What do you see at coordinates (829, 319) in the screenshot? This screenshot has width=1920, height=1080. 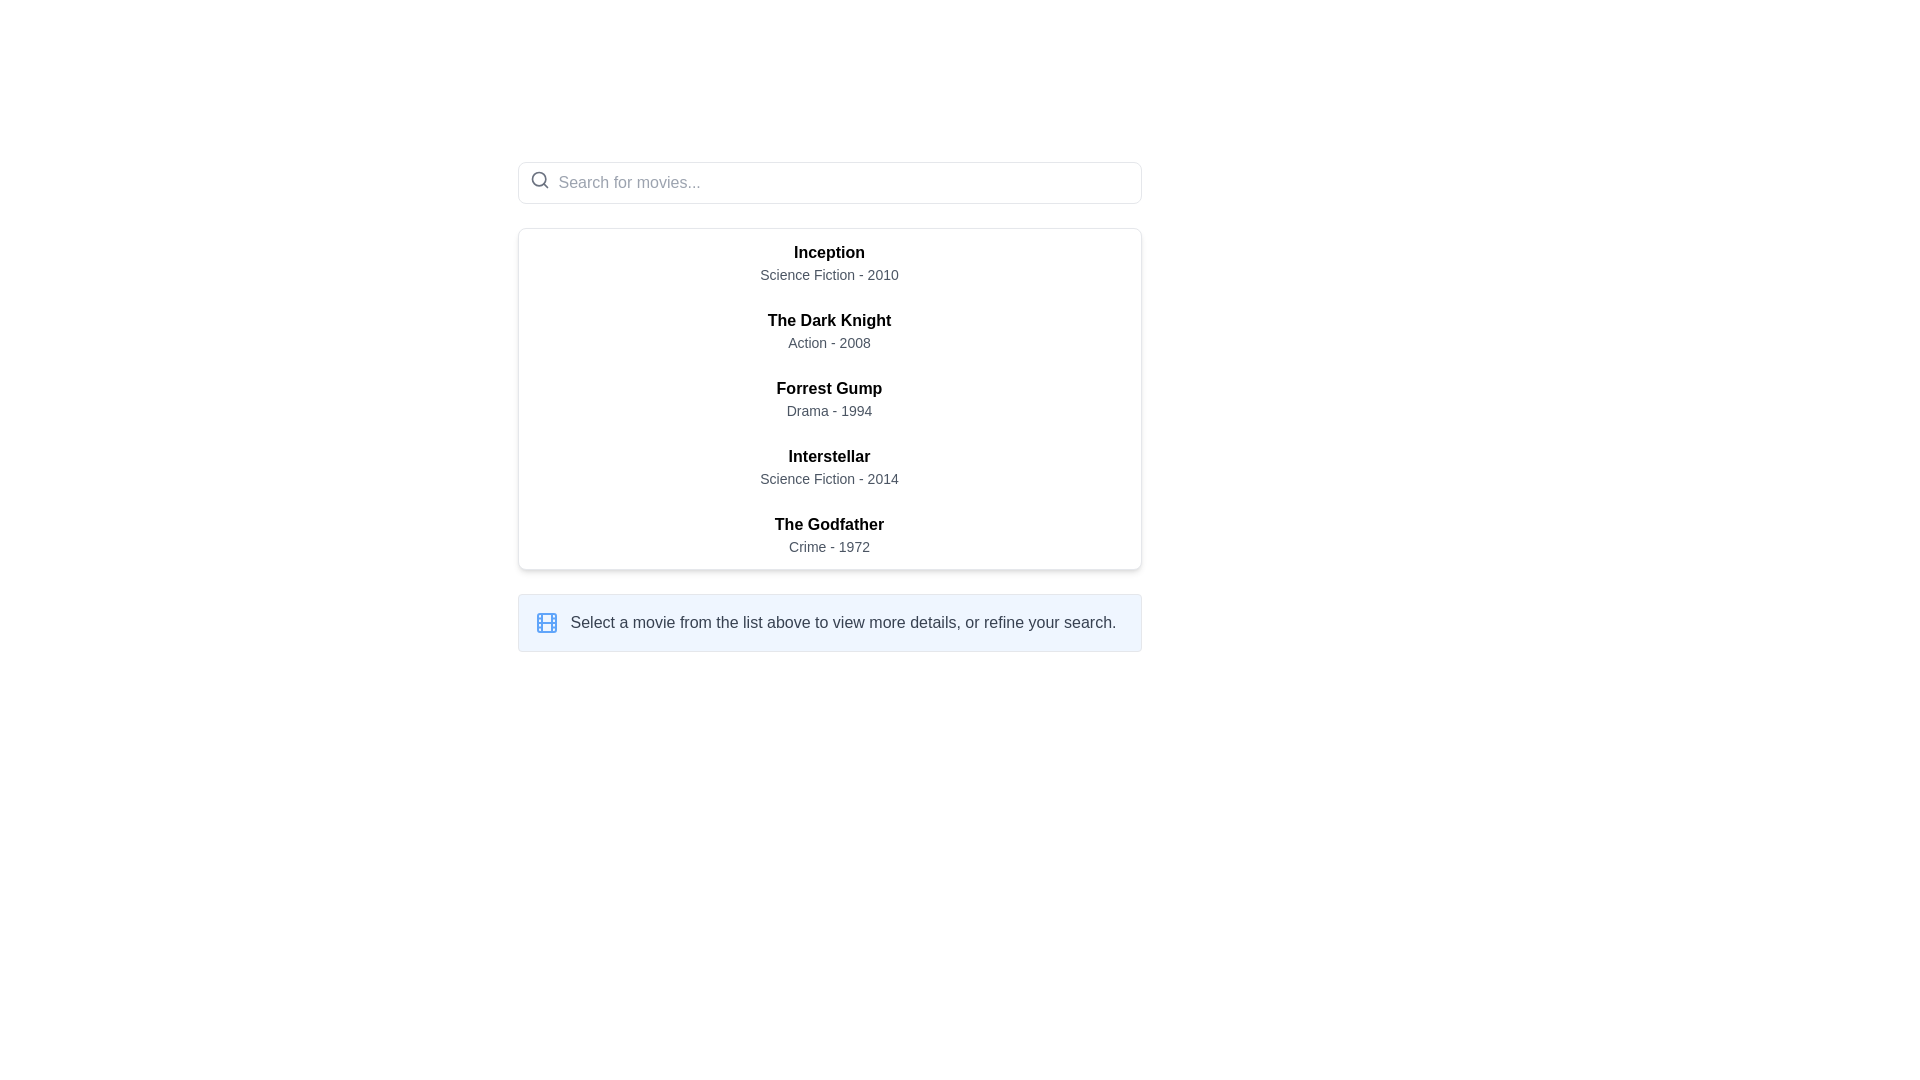 I see `text label for the movie title 'The Dark Knight' which is located in the second row of the movie selection list, above the text 'Action - 2008'` at bounding box center [829, 319].